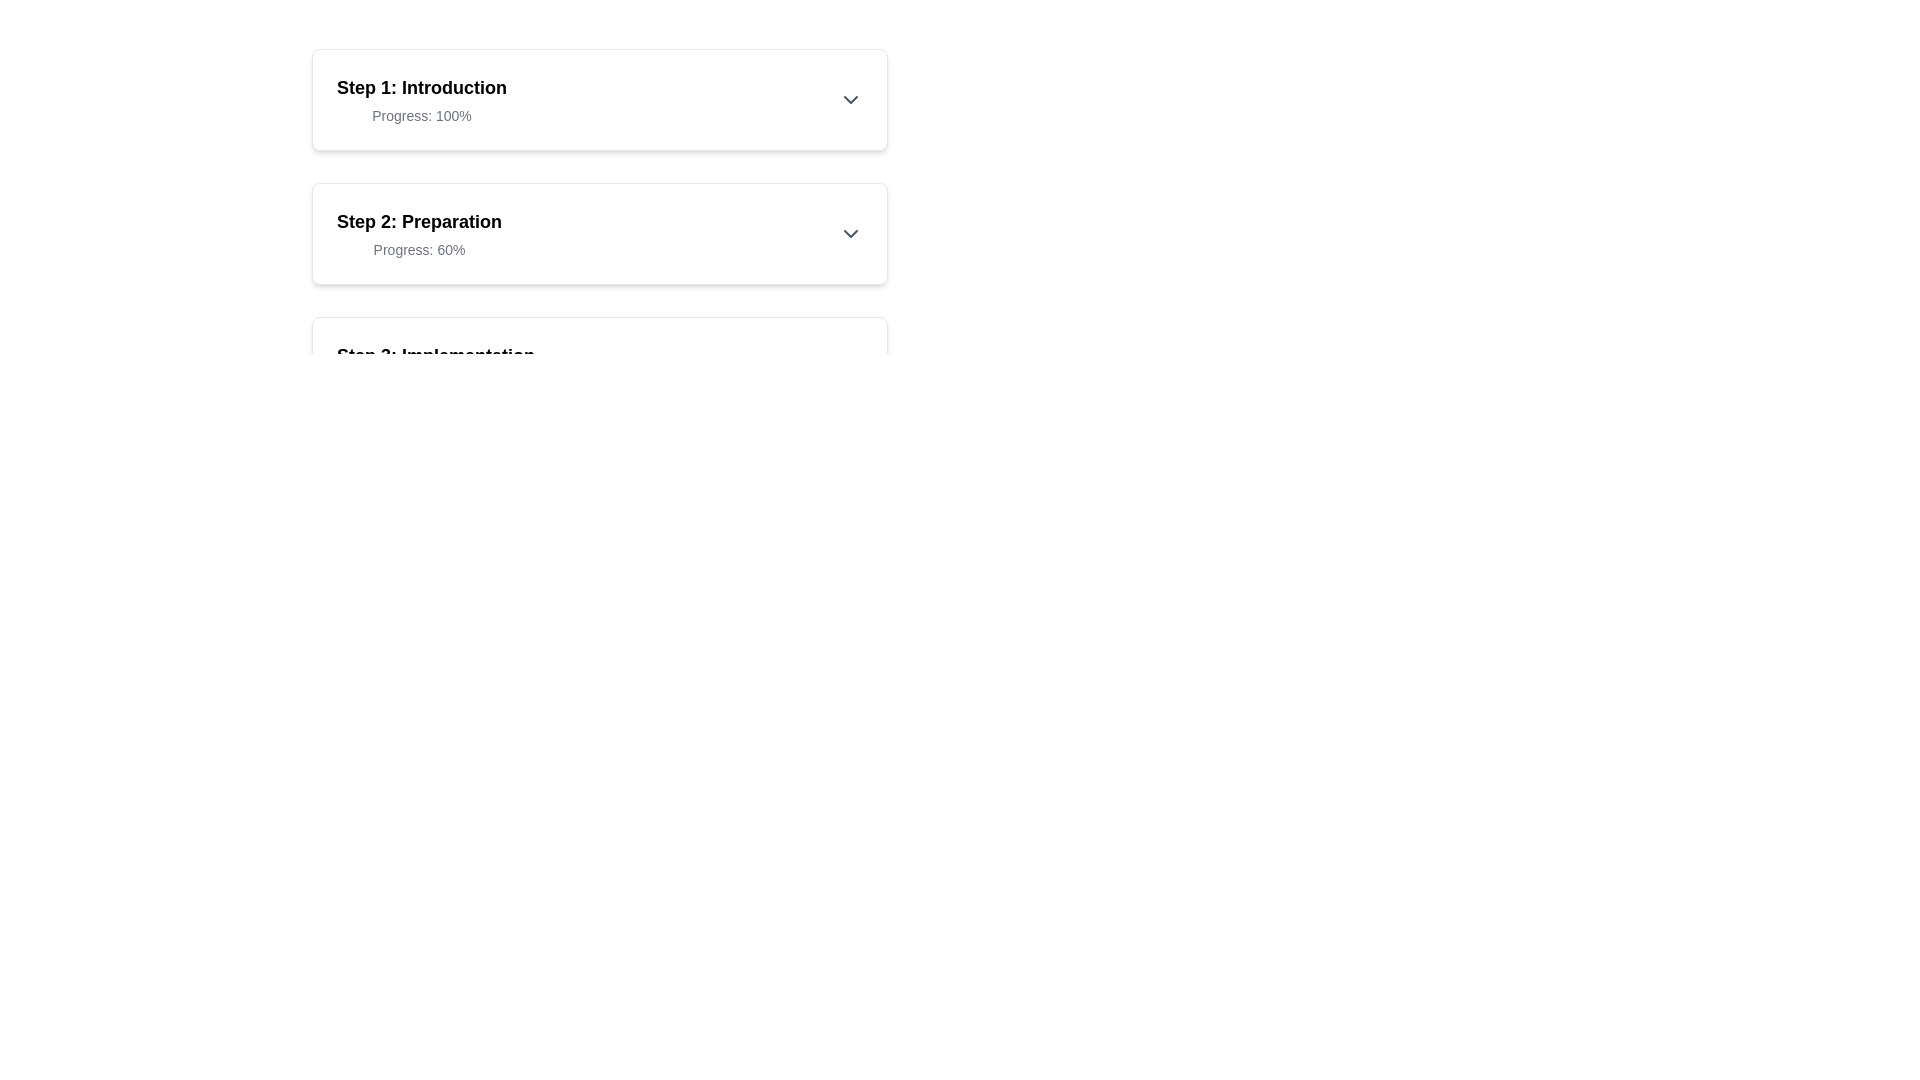 Image resolution: width=1920 pixels, height=1080 pixels. What do you see at coordinates (599, 233) in the screenshot?
I see `the 'Step 2: Preparation' expandable list item` at bounding box center [599, 233].